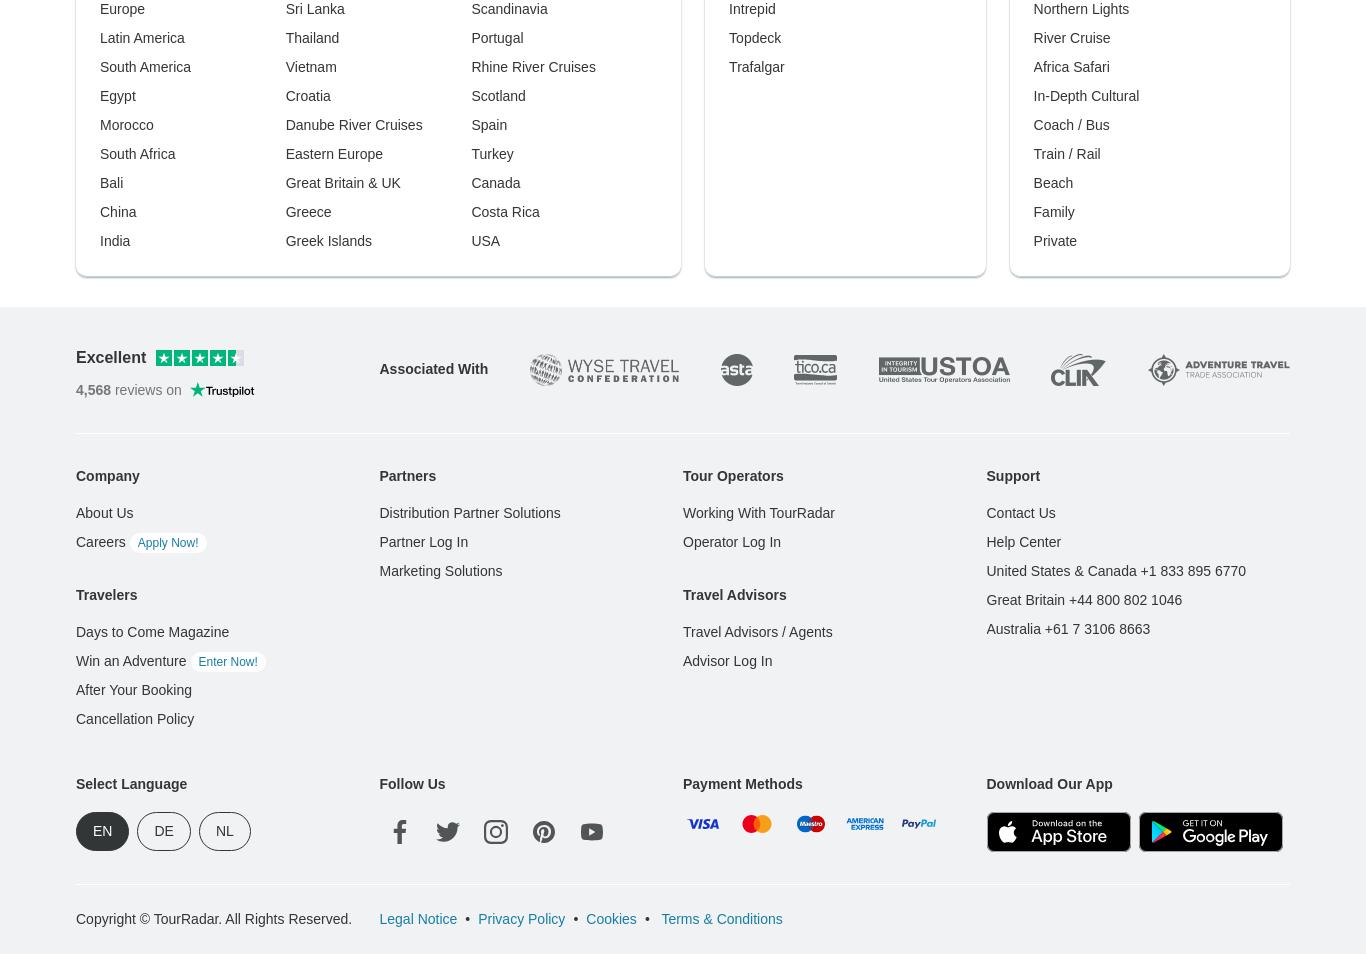 This screenshot has width=1366, height=954. Describe the element at coordinates (758, 511) in the screenshot. I see `'Working With TourRadar'` at that location.